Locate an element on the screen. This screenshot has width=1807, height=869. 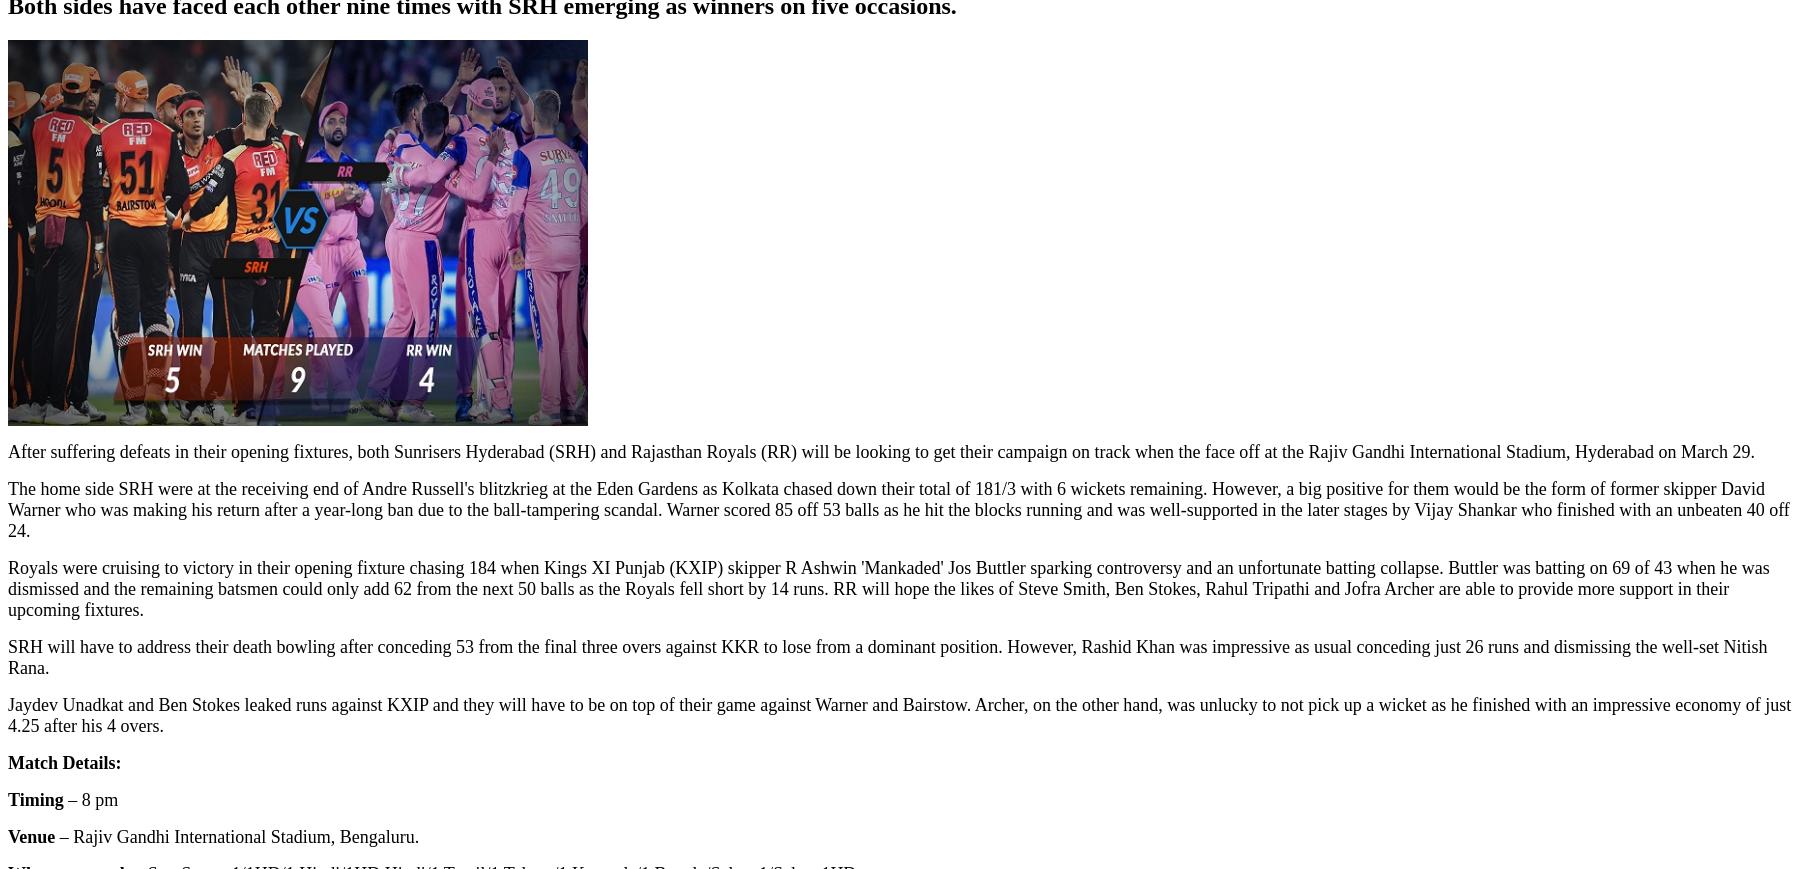
'Venue' is located at coordinates (31, 837).